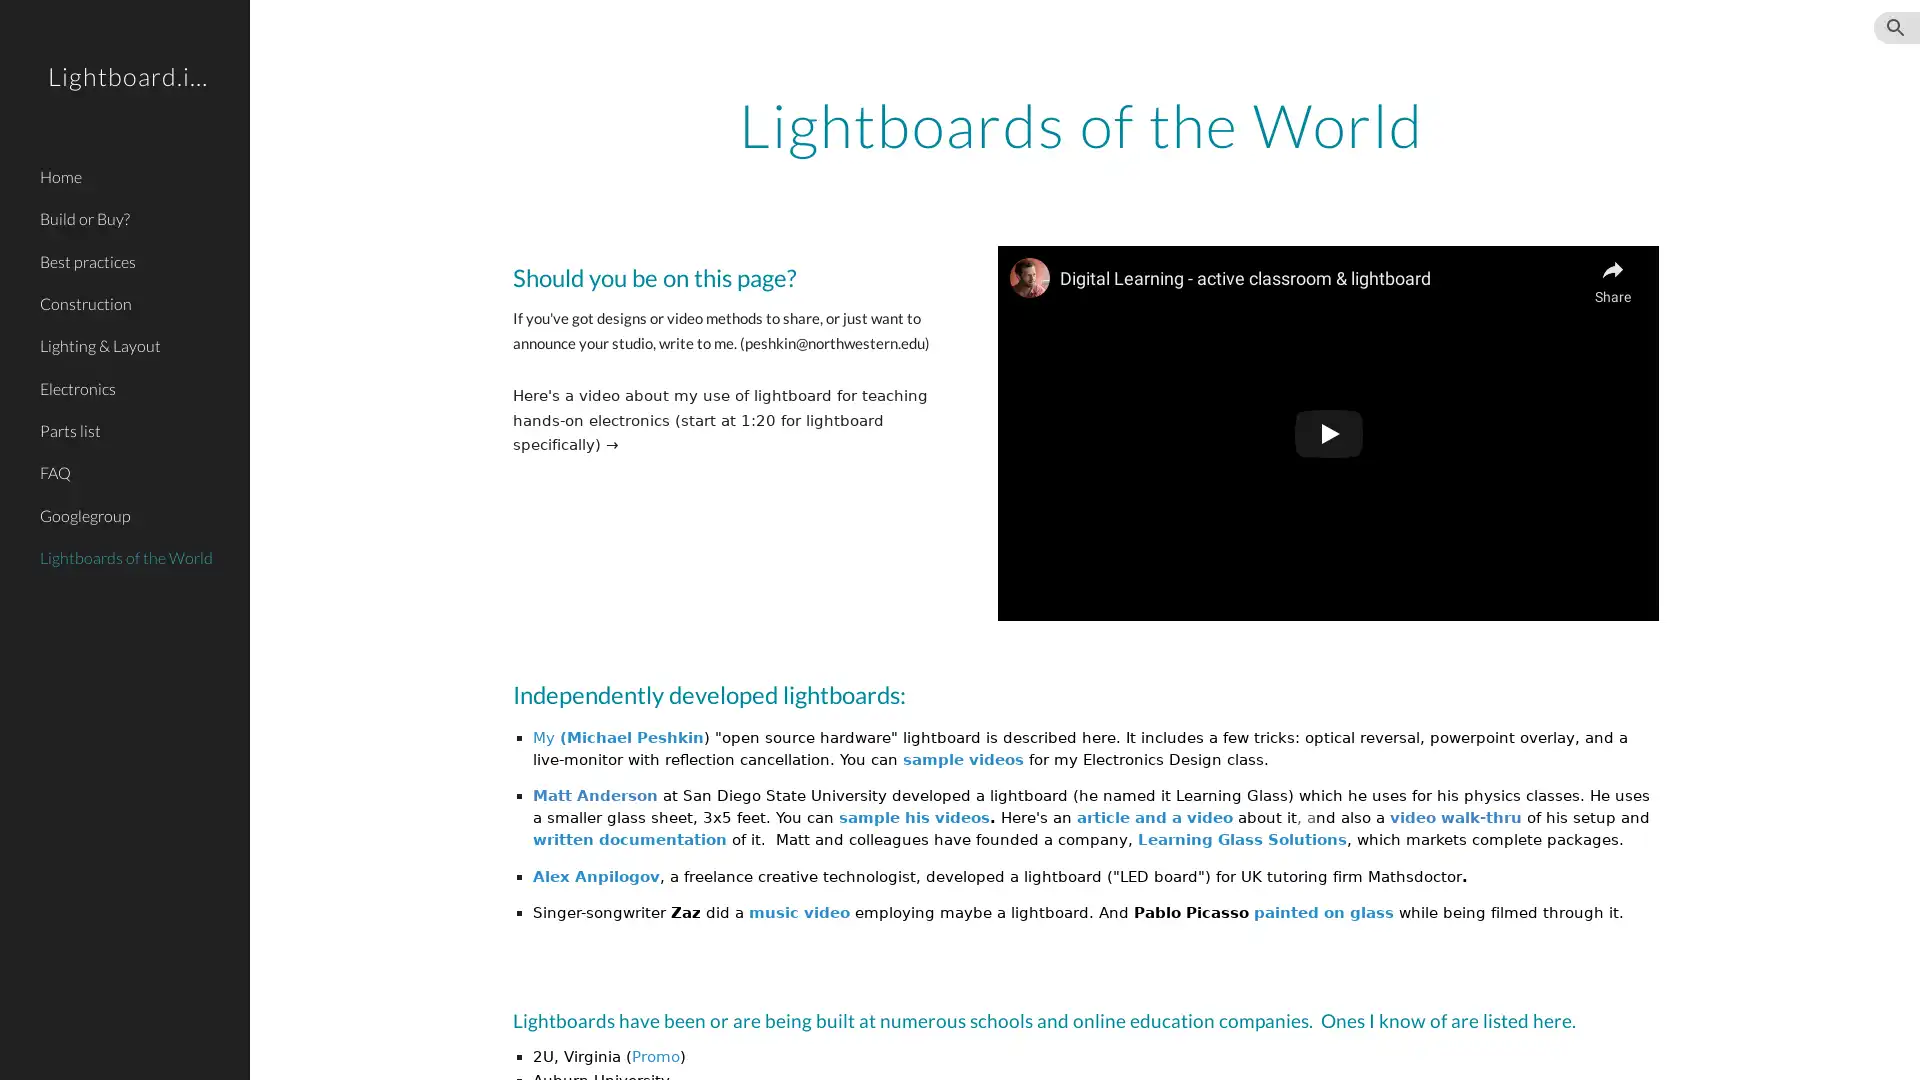 The height and width of the screenshot is (1080, 1920). Describe the element at coordinates (1139, 37) in the screenshot. I see `Skip to navigation` at that location.